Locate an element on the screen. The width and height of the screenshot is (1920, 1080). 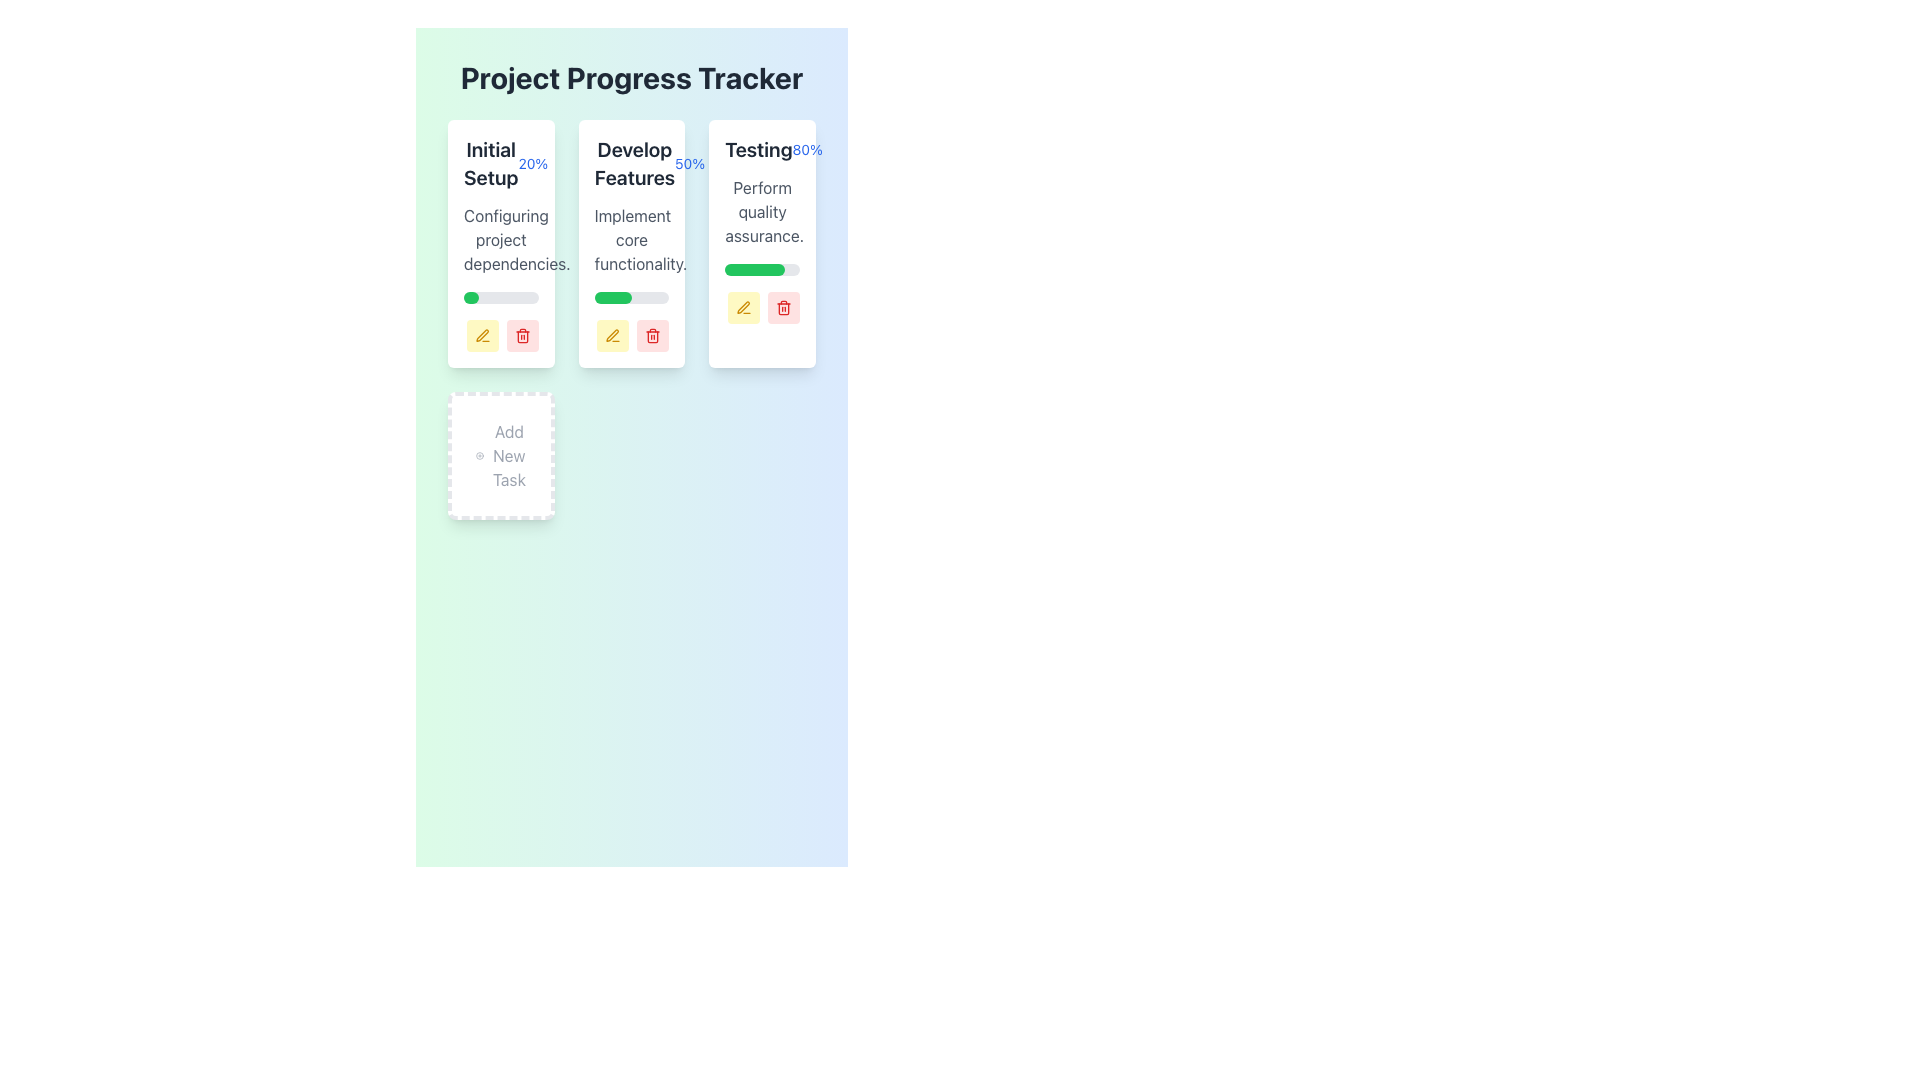
the Progress Bar that visually represents the completion of a task, indicating '80%' completion, located at the bottom of the 'Testing 80%' card is located at coordinates (761, 270).